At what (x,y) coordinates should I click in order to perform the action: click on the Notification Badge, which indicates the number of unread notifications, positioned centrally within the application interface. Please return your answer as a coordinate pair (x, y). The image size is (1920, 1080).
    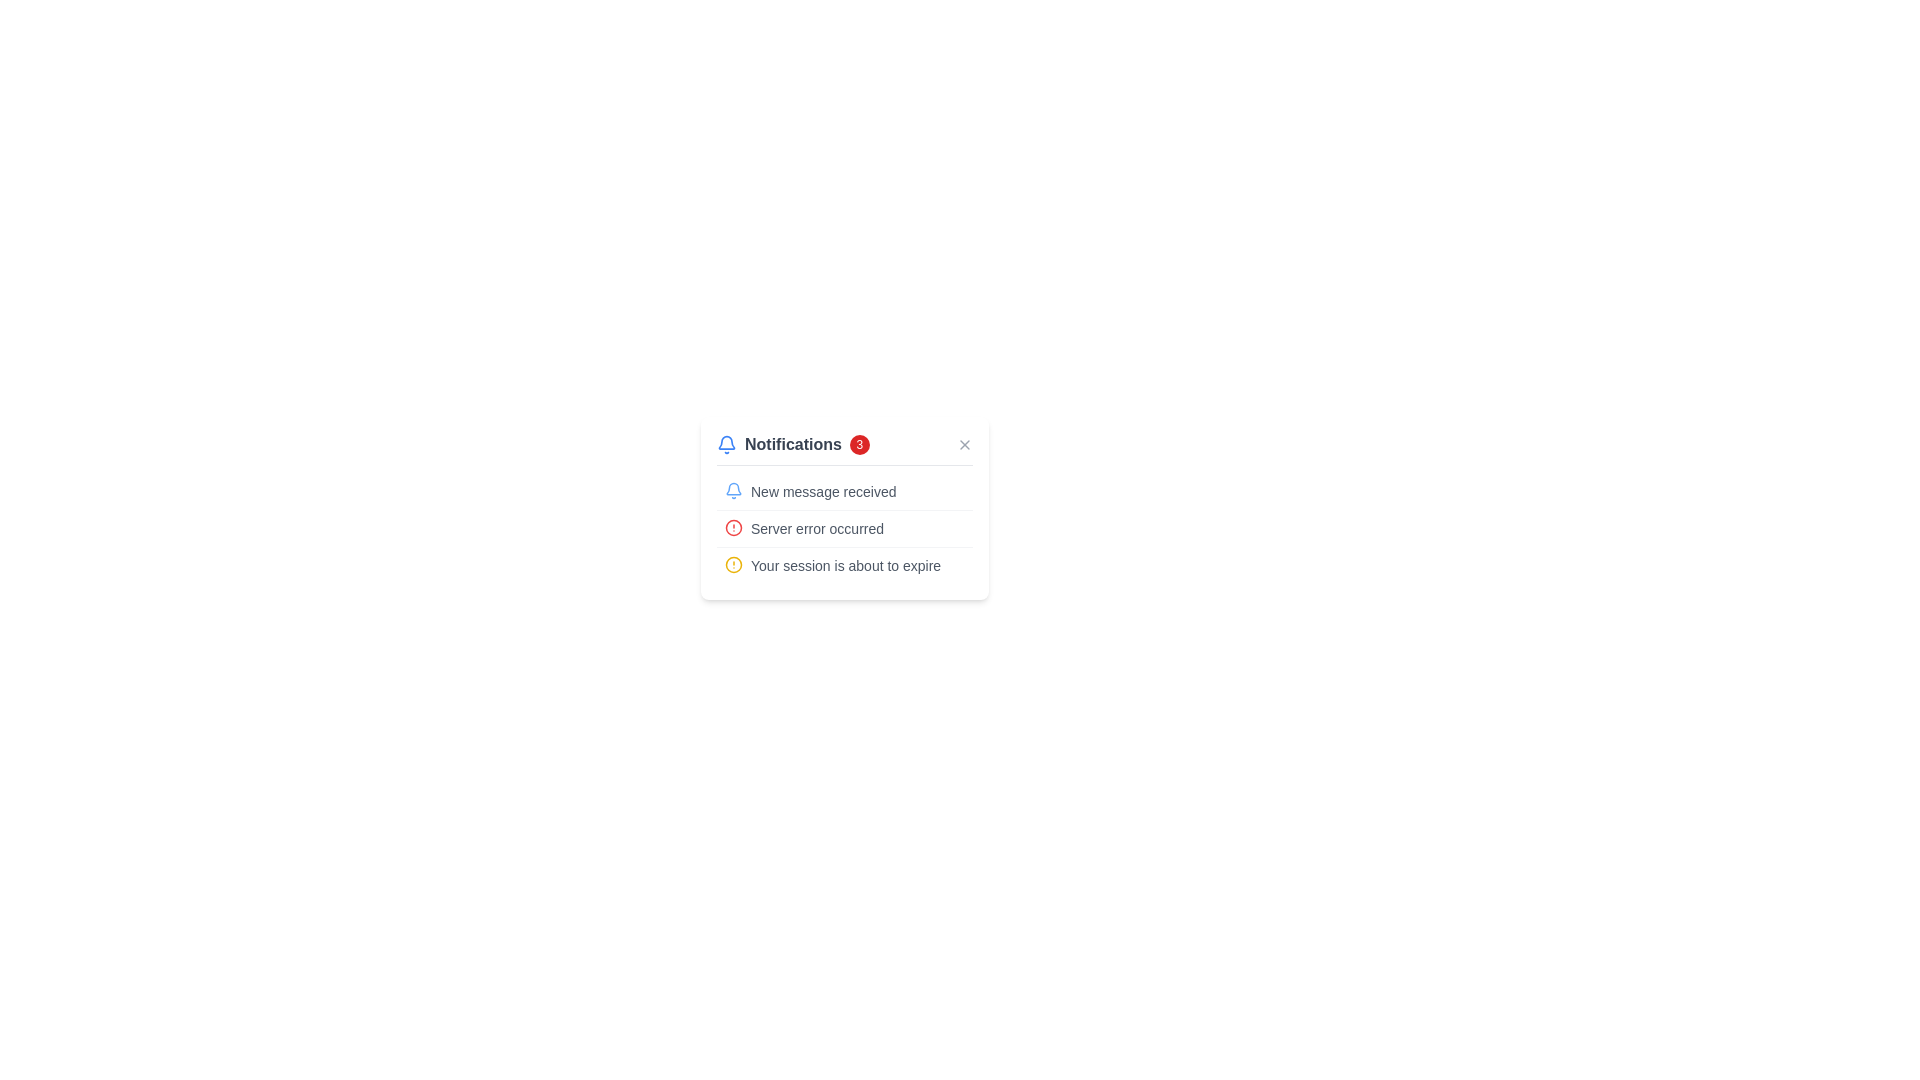
    Looking at the image, I should click on (859, 443).